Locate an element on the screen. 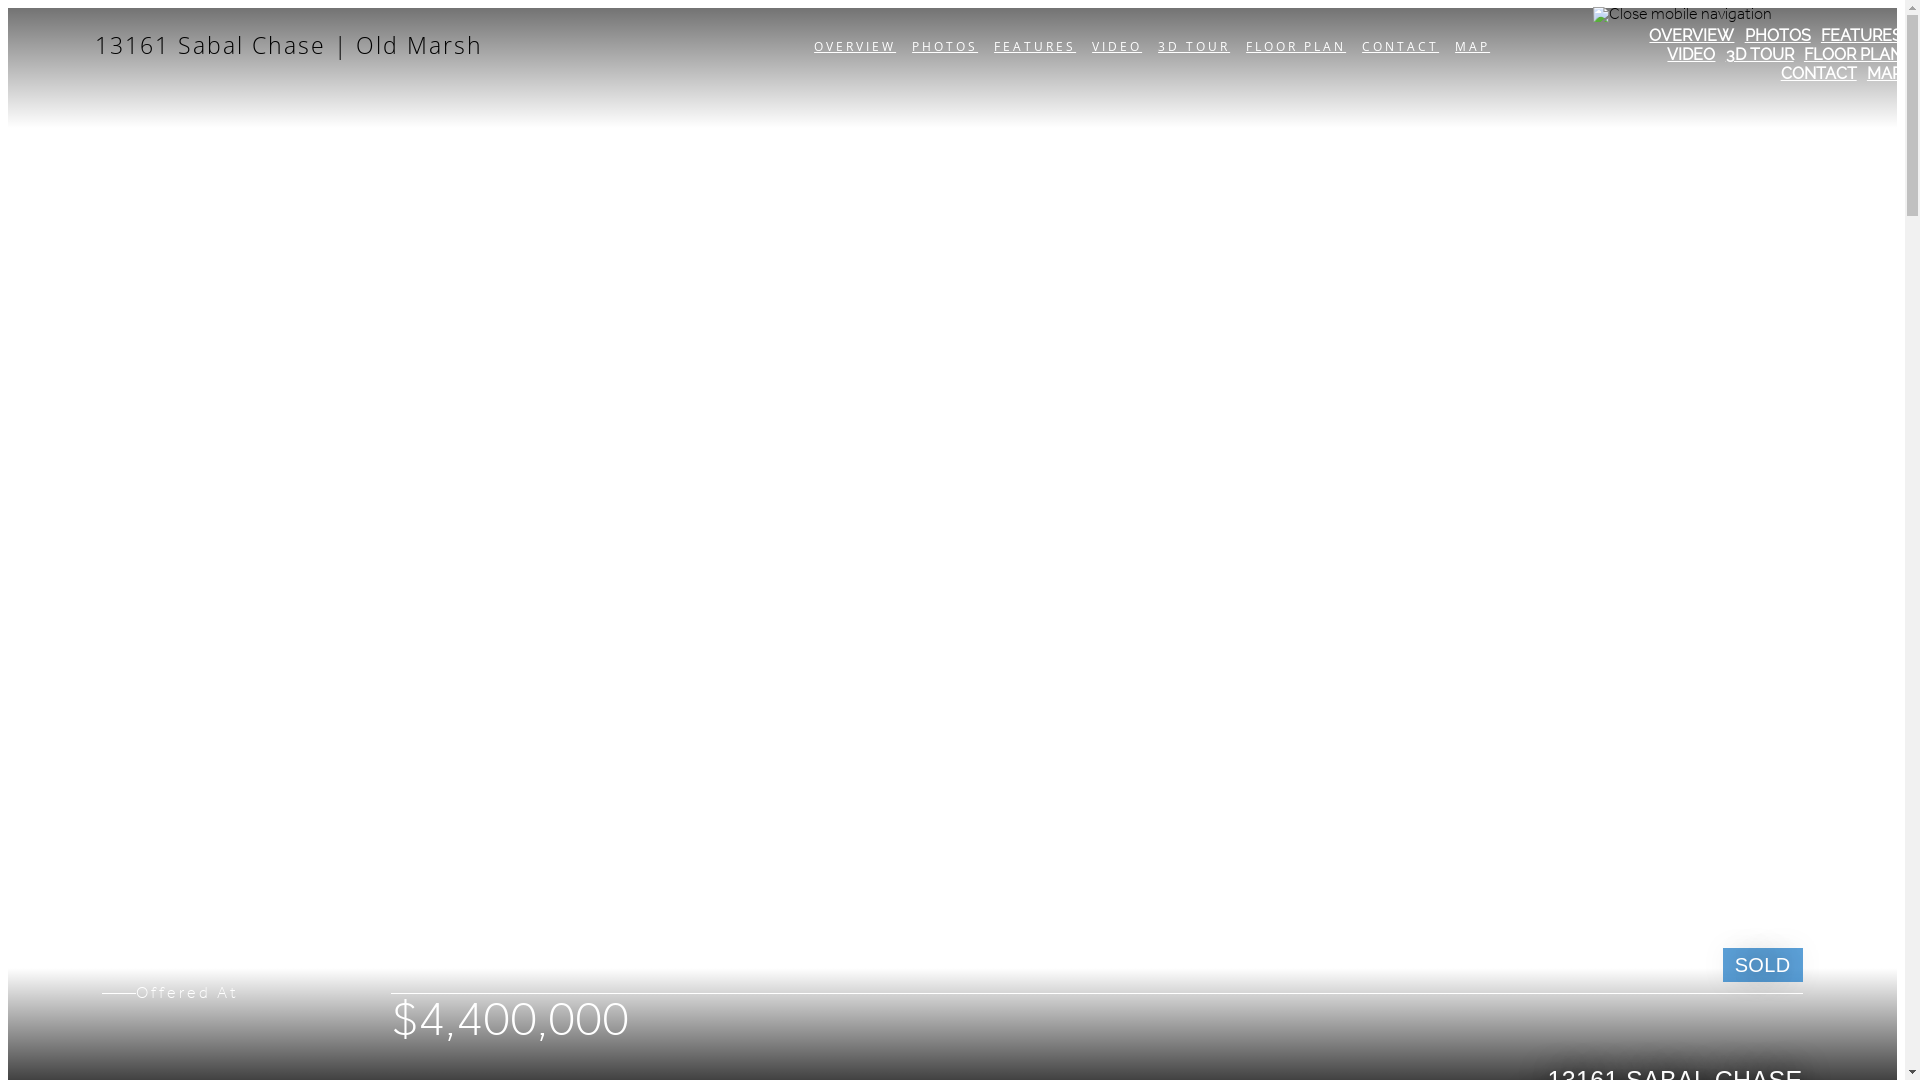 The height and width of the screenshot is (1080, 1920). '3D TOUR' is located at coordinates (1760, 53).